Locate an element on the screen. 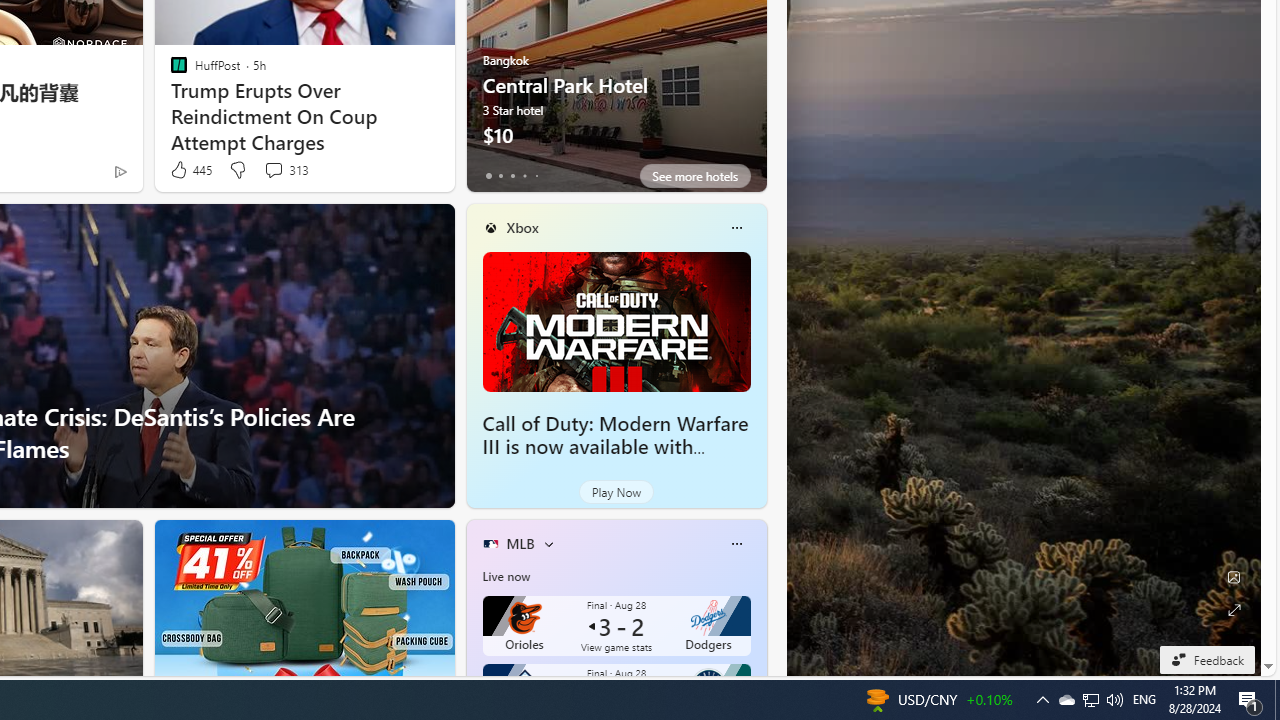 The image size is (1280, 720). 'tab-2' is located at coordinates (512, 175).